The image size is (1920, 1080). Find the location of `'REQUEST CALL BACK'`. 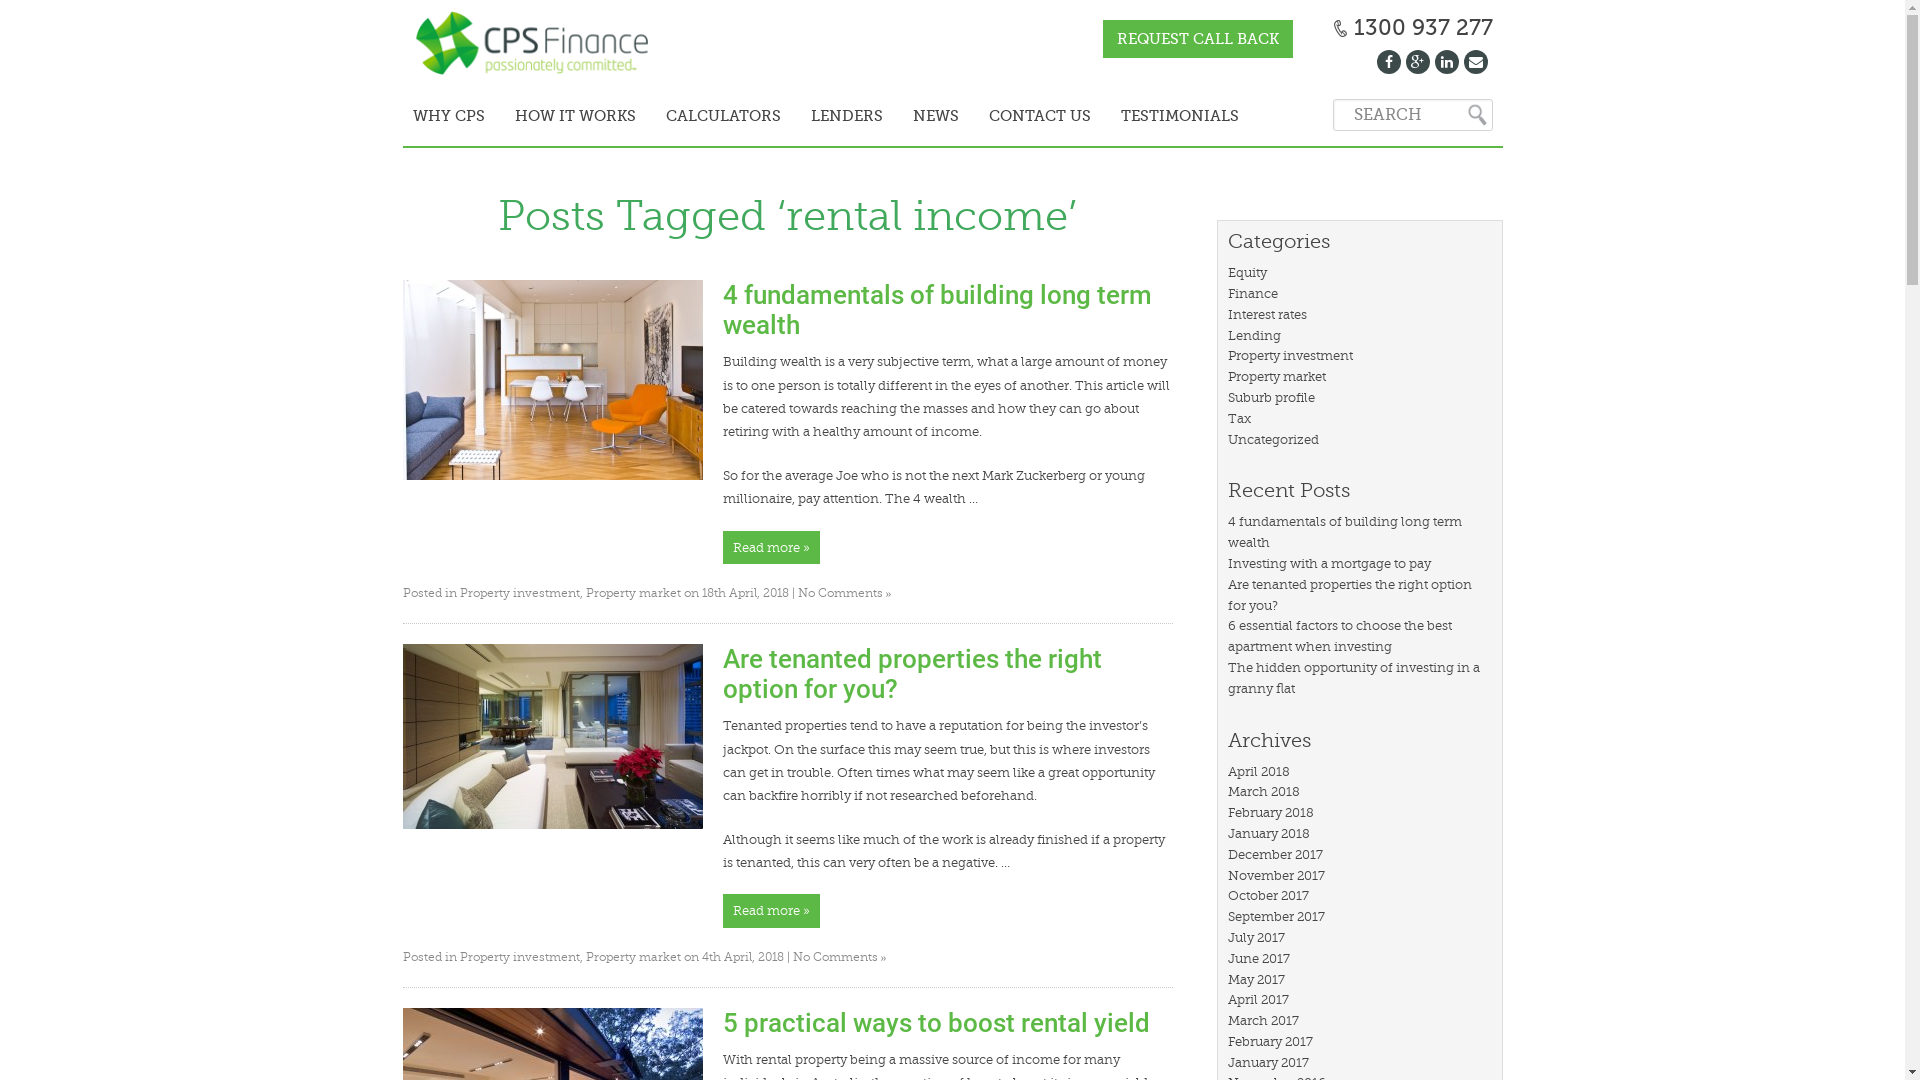

'REQUEST CALL BACK' is located at coordinates (1196, 38).